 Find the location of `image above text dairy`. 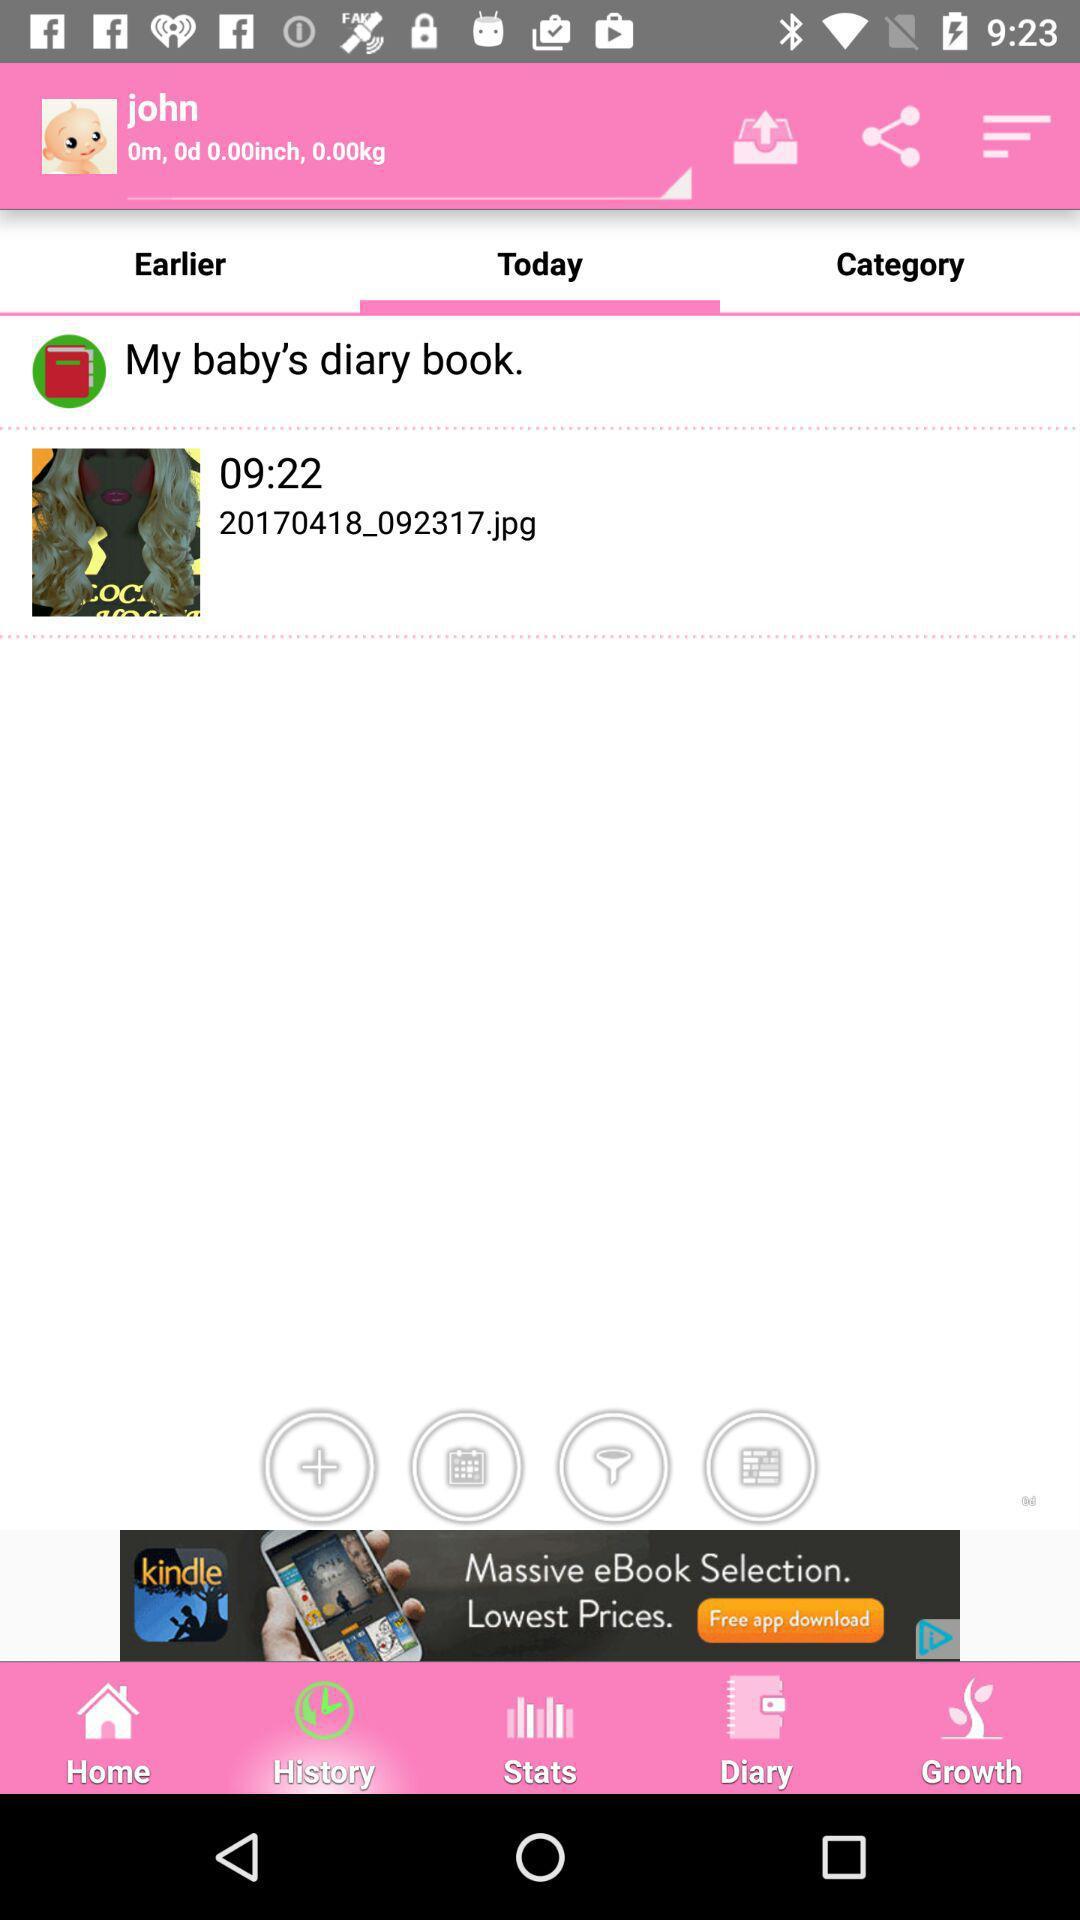

image above text dairy is located at coordinates (756, 1706).